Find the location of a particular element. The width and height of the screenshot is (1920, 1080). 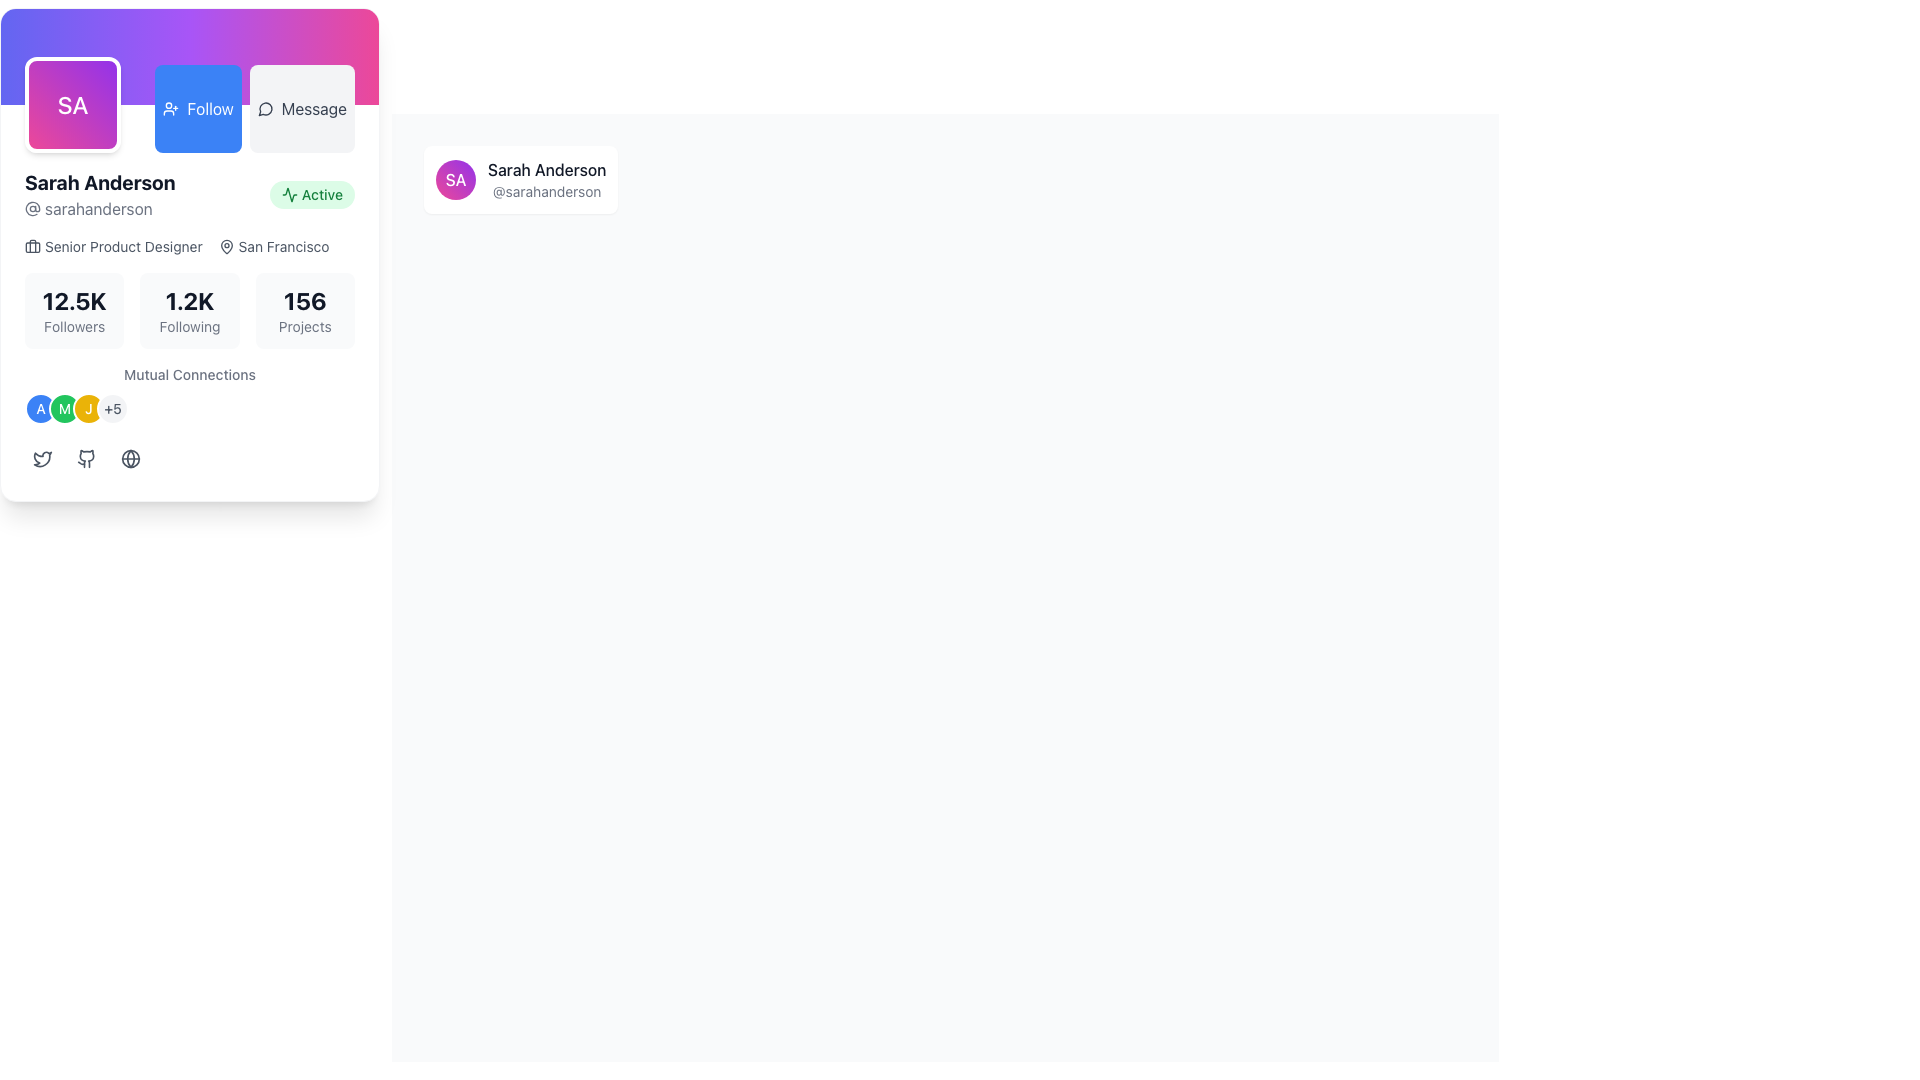

the text element displaying '1.2K' which is prominently shown in bold and large font in the profile section, located centrally and grouped with the label 'Following' is located at coordinates (190, 300).